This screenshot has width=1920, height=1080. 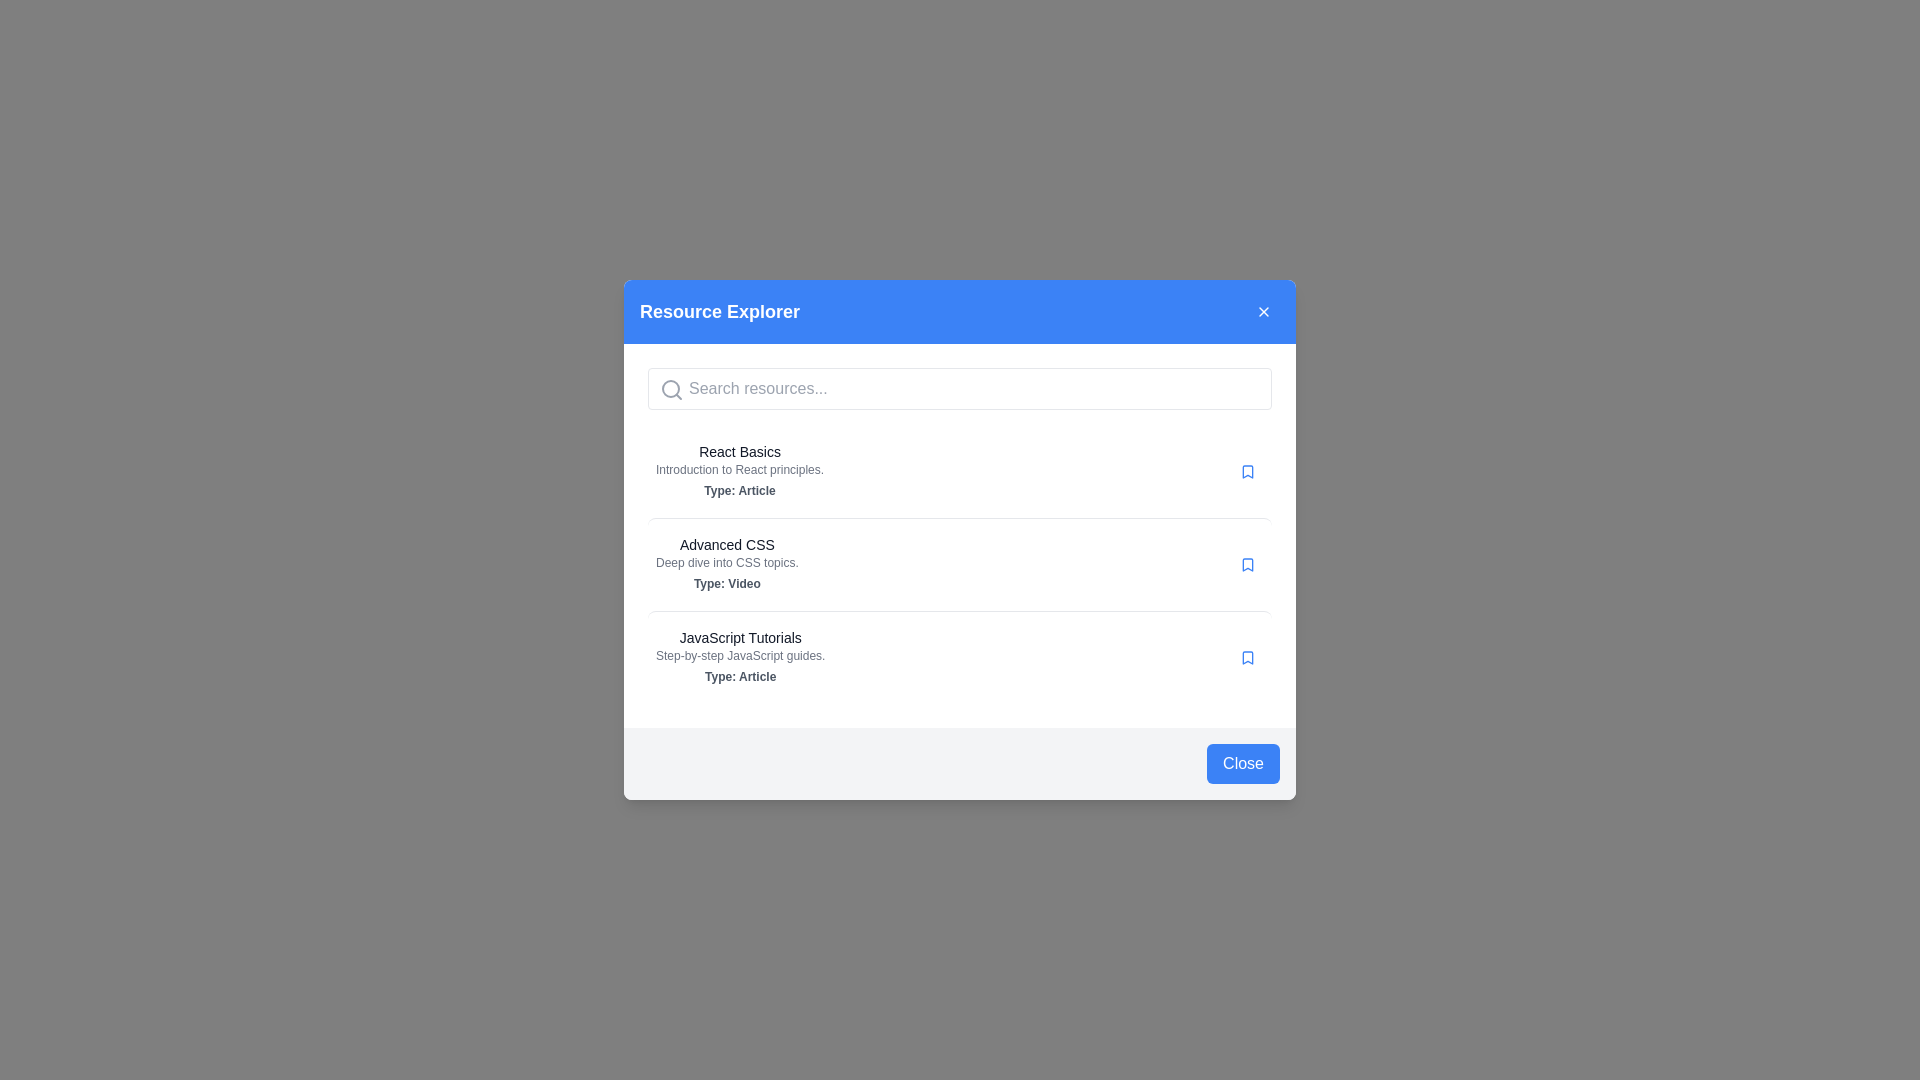 I want to click on the bookmarking icon located at the far right of the second entry in the resource list within the centered modal, so click(x=1247, y=564).